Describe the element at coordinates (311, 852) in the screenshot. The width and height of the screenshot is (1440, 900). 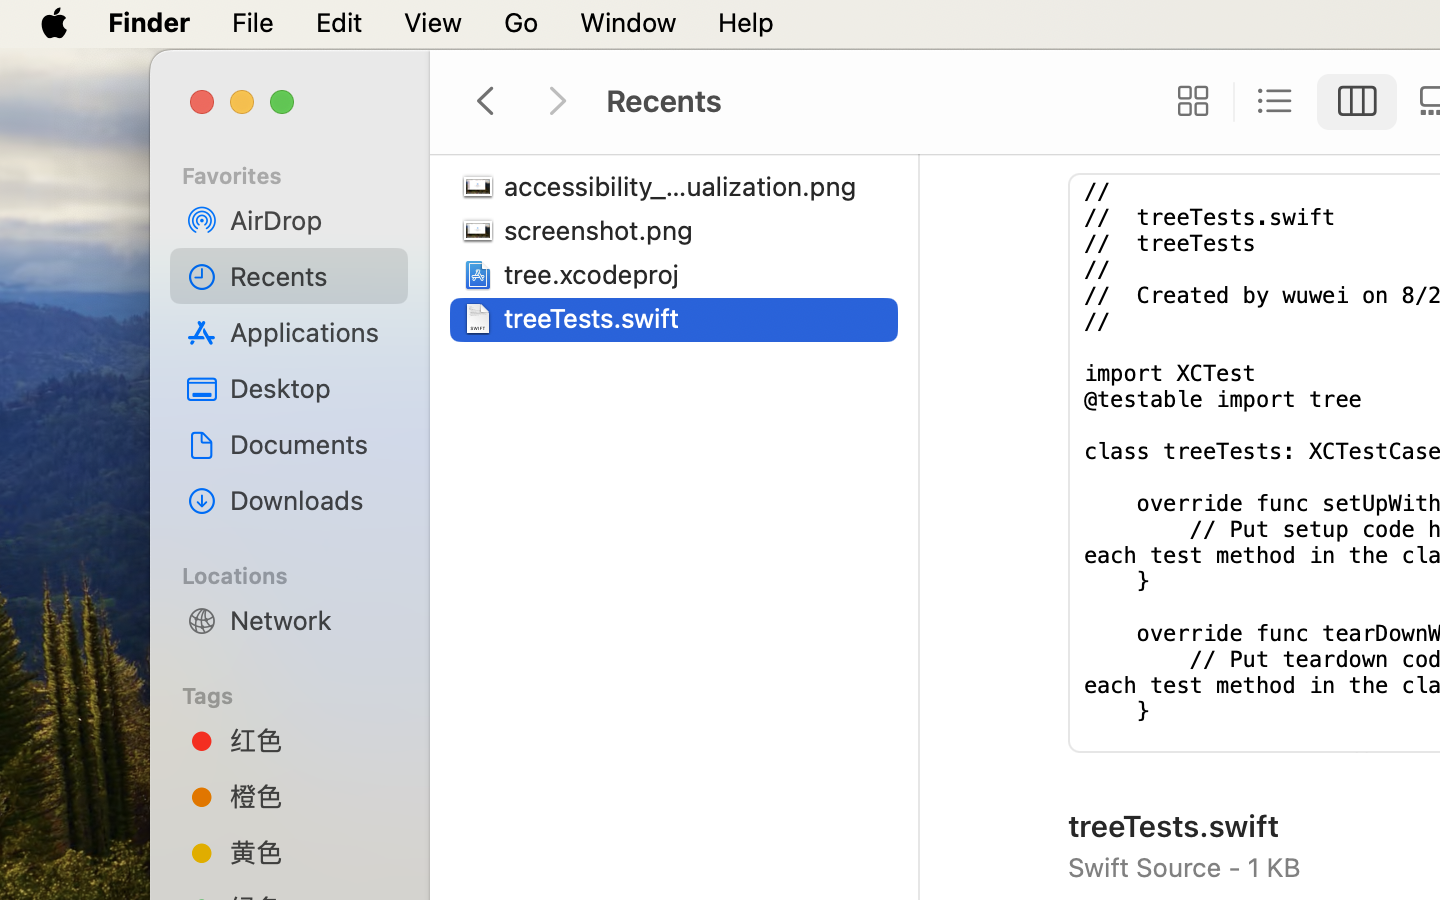
I see `'黄色'` at that location.